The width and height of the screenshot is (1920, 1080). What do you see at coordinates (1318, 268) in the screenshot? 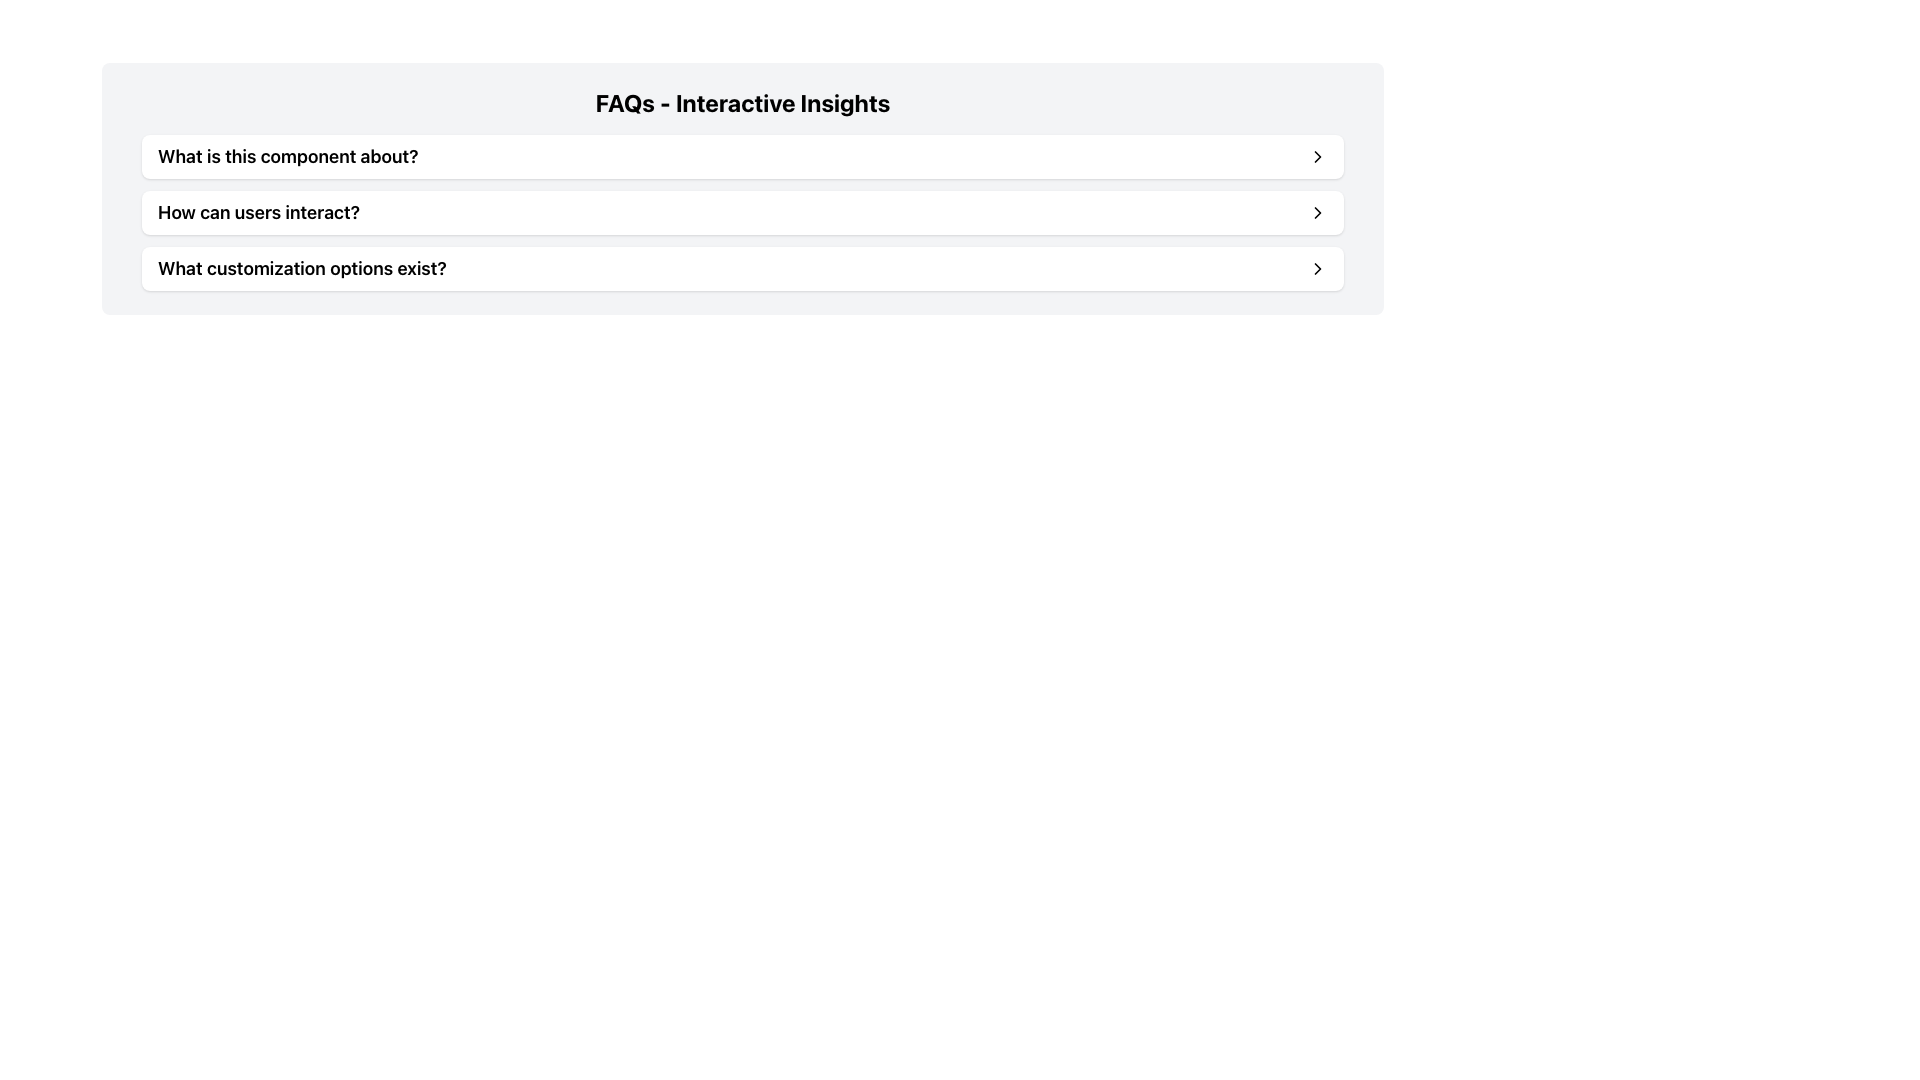
I see `the chevron icon located to the far right of the third FAQ entry, adjacent to the text 'What customization options exist?'` at bounding box center [1318, 268].